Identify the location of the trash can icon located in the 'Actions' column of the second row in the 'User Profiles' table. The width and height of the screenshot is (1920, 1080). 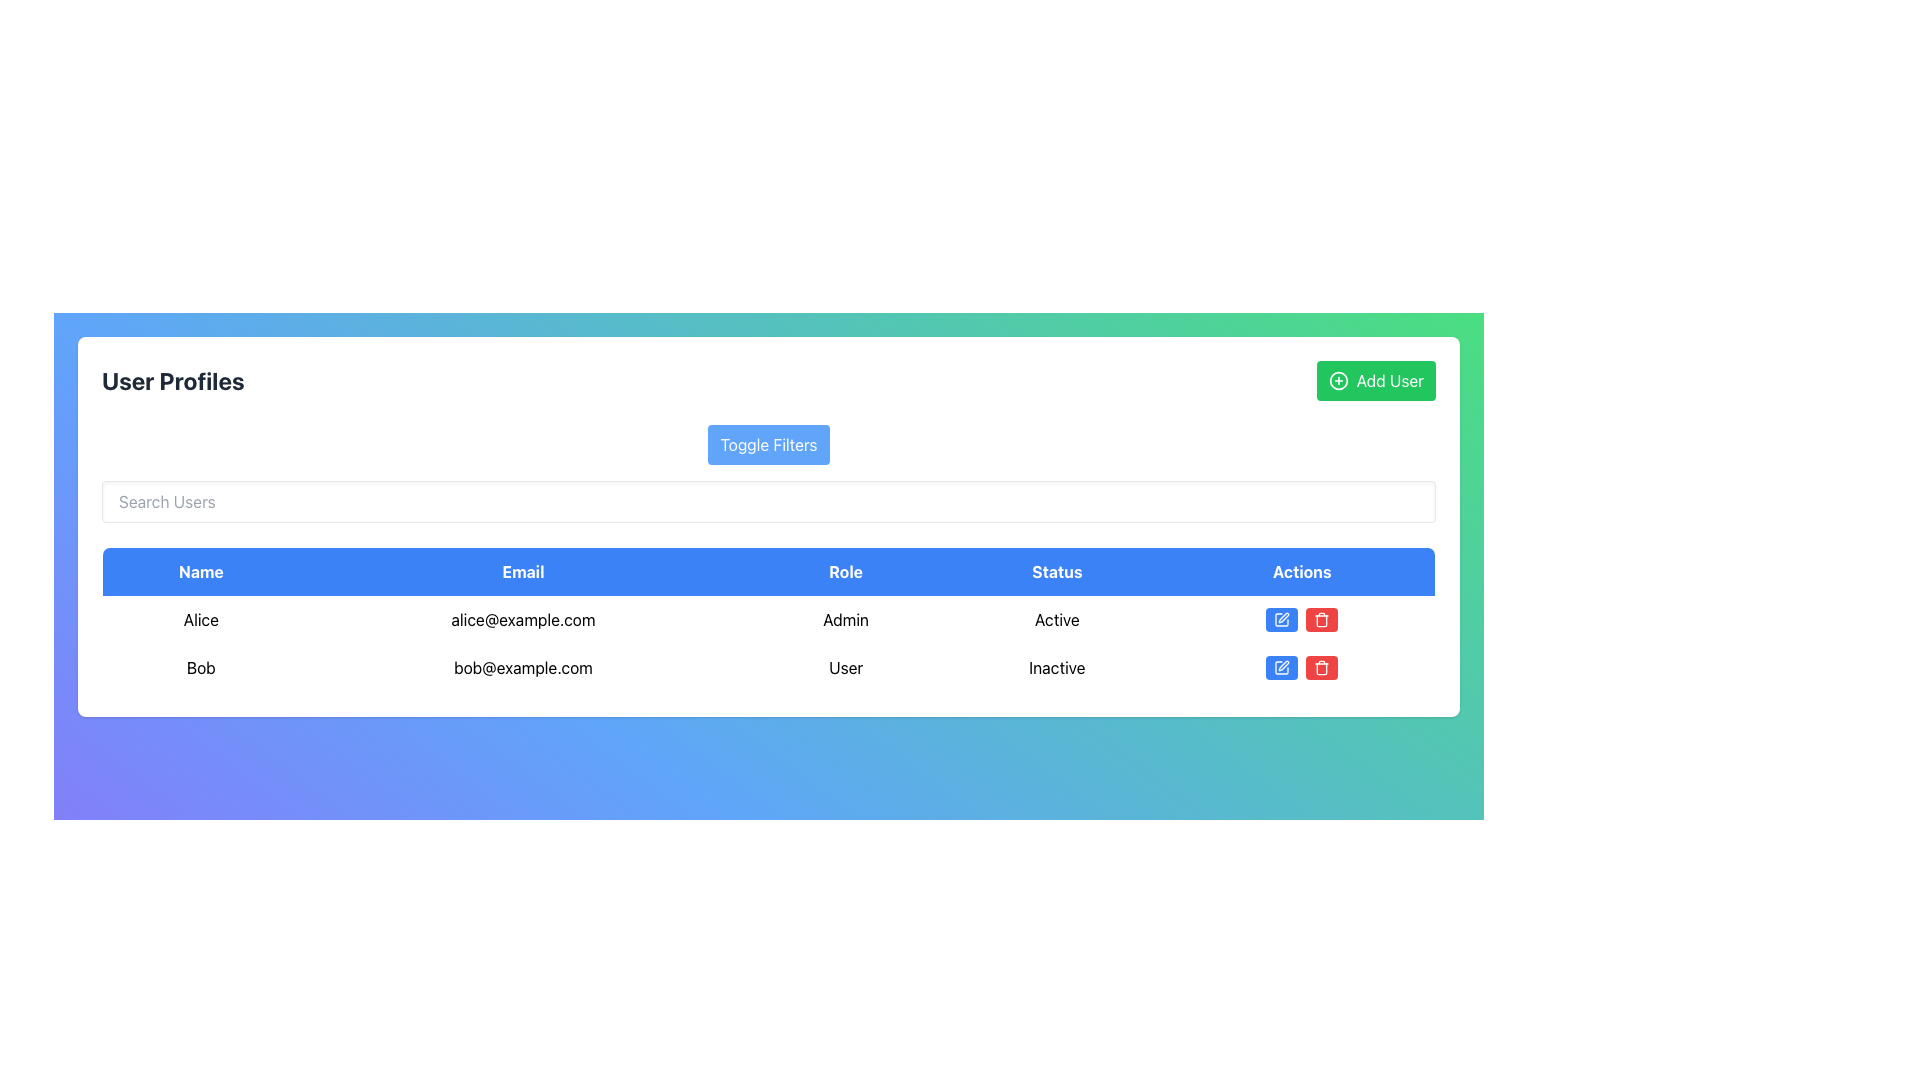
(1322, 620).